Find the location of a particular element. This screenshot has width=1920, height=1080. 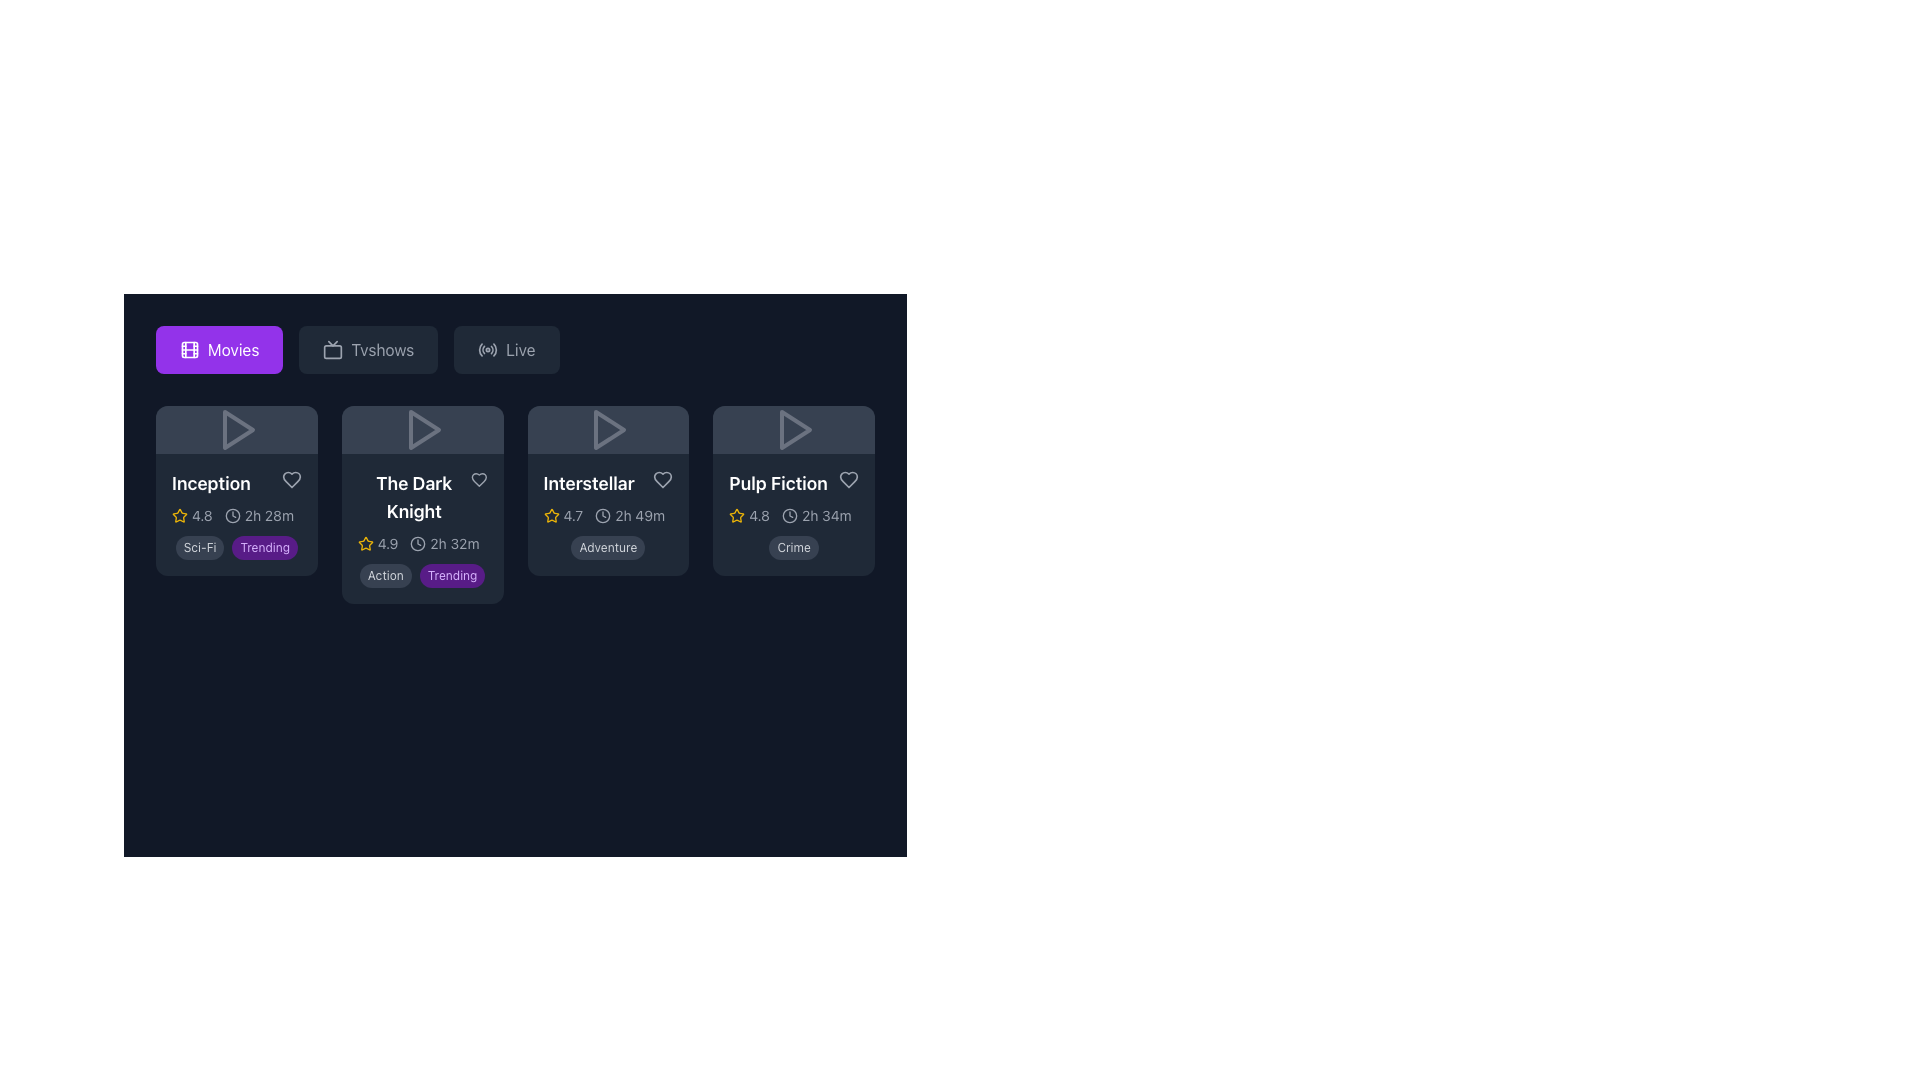

the duration display element located below the movie title 'Inception' in the top-left card, positioned to the right of the star rating element is located at coordinates (236, 515).